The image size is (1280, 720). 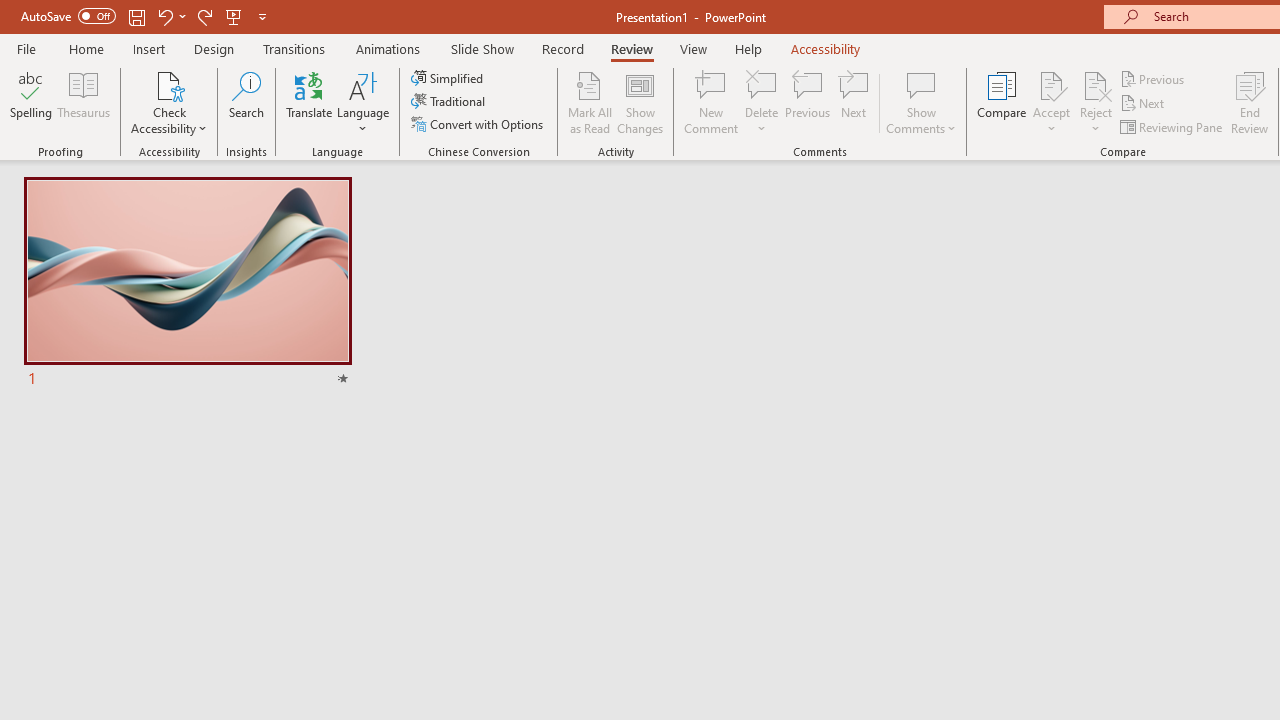 I want to click on 'Reviewing Pane', so click(x=1173, y=127).